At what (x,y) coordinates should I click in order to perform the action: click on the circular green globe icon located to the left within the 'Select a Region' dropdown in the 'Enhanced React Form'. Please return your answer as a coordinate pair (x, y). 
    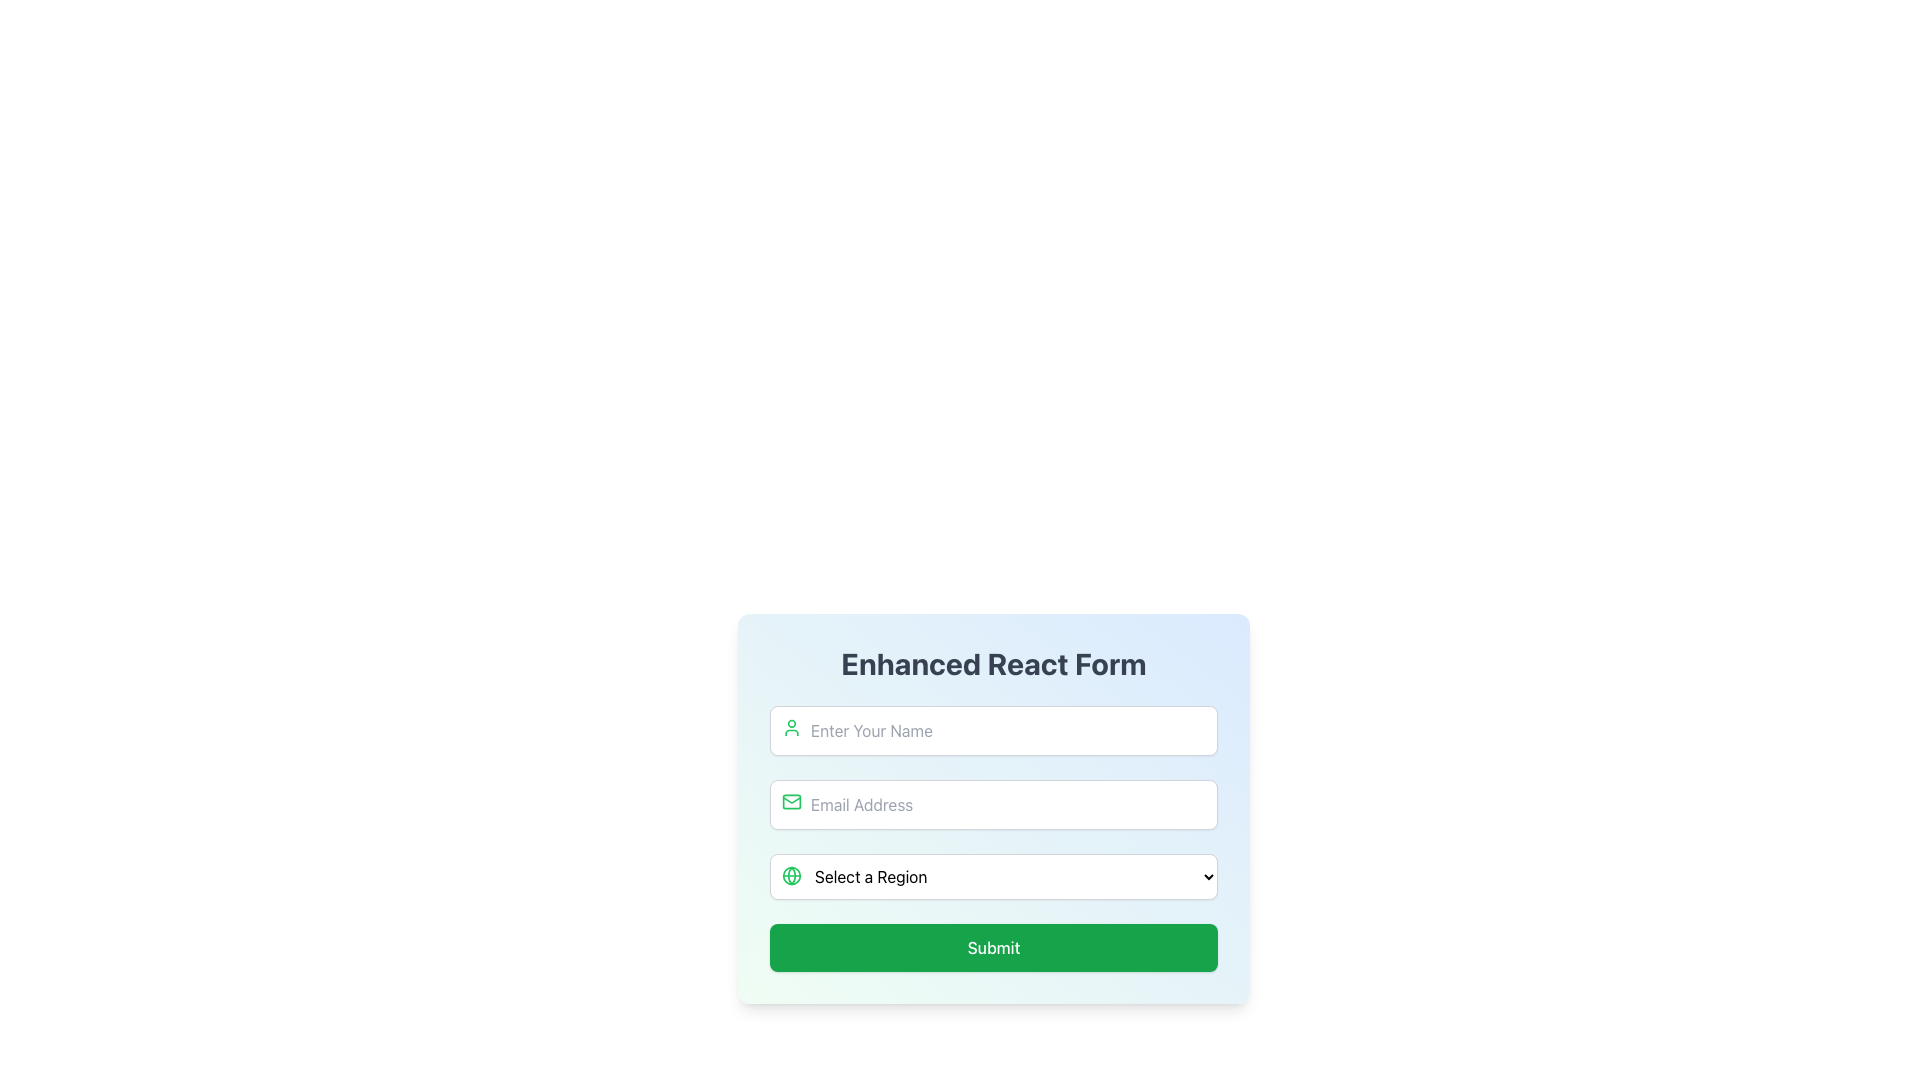
    Looking at the image, I should click on (791, 874).